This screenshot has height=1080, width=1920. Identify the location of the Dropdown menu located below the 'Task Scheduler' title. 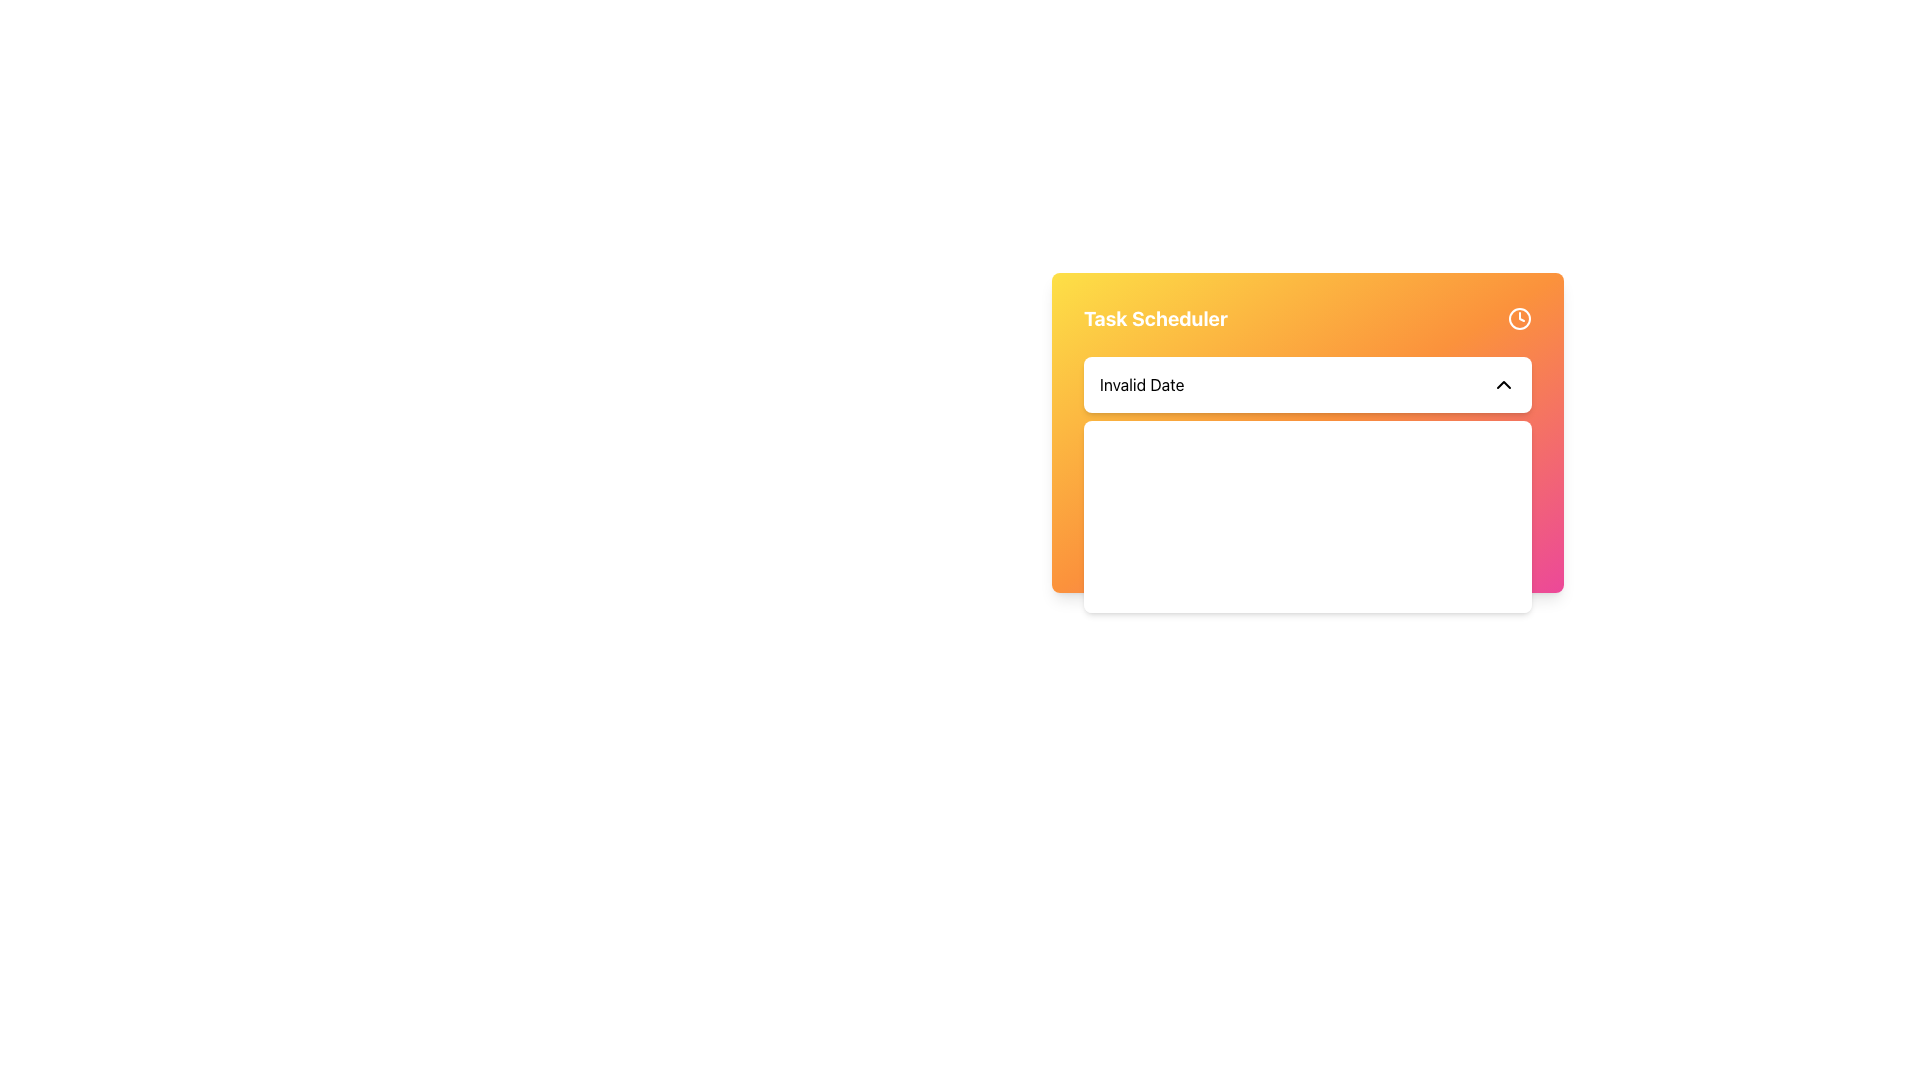
(1308, 385).